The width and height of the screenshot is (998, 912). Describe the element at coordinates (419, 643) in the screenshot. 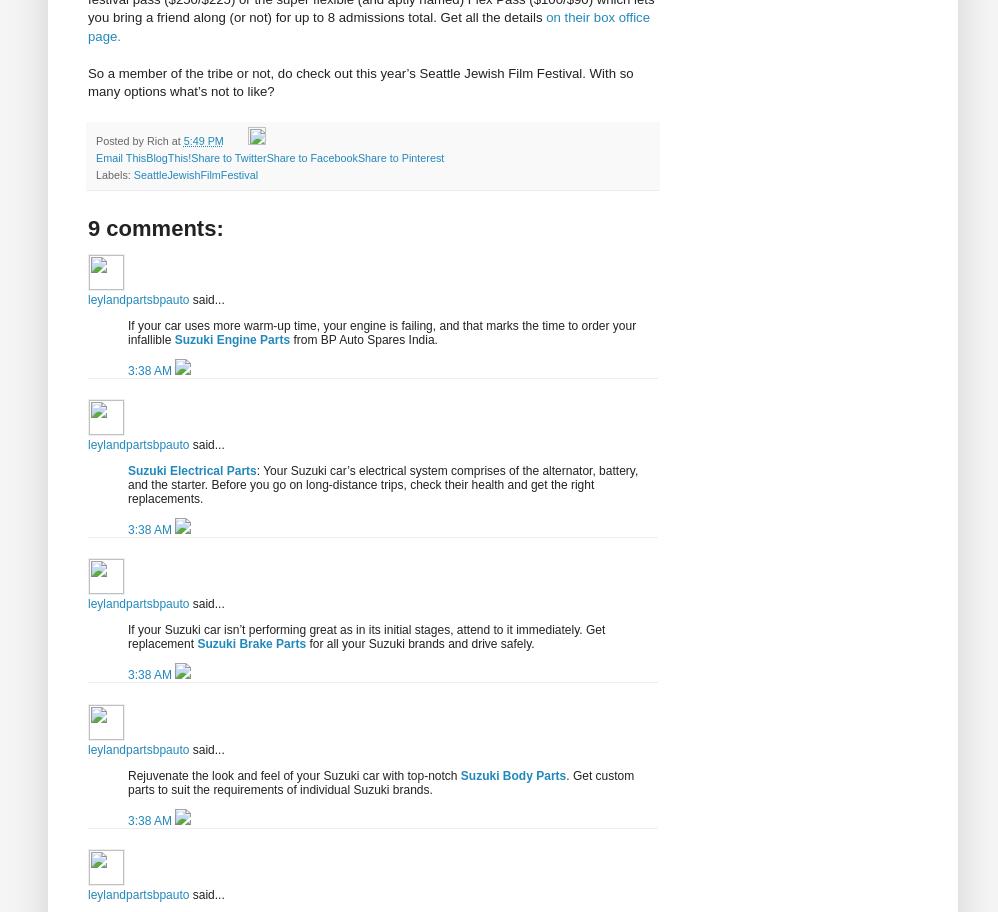

I see `'for all your Suzuki brands and drive safely.'` at that location.